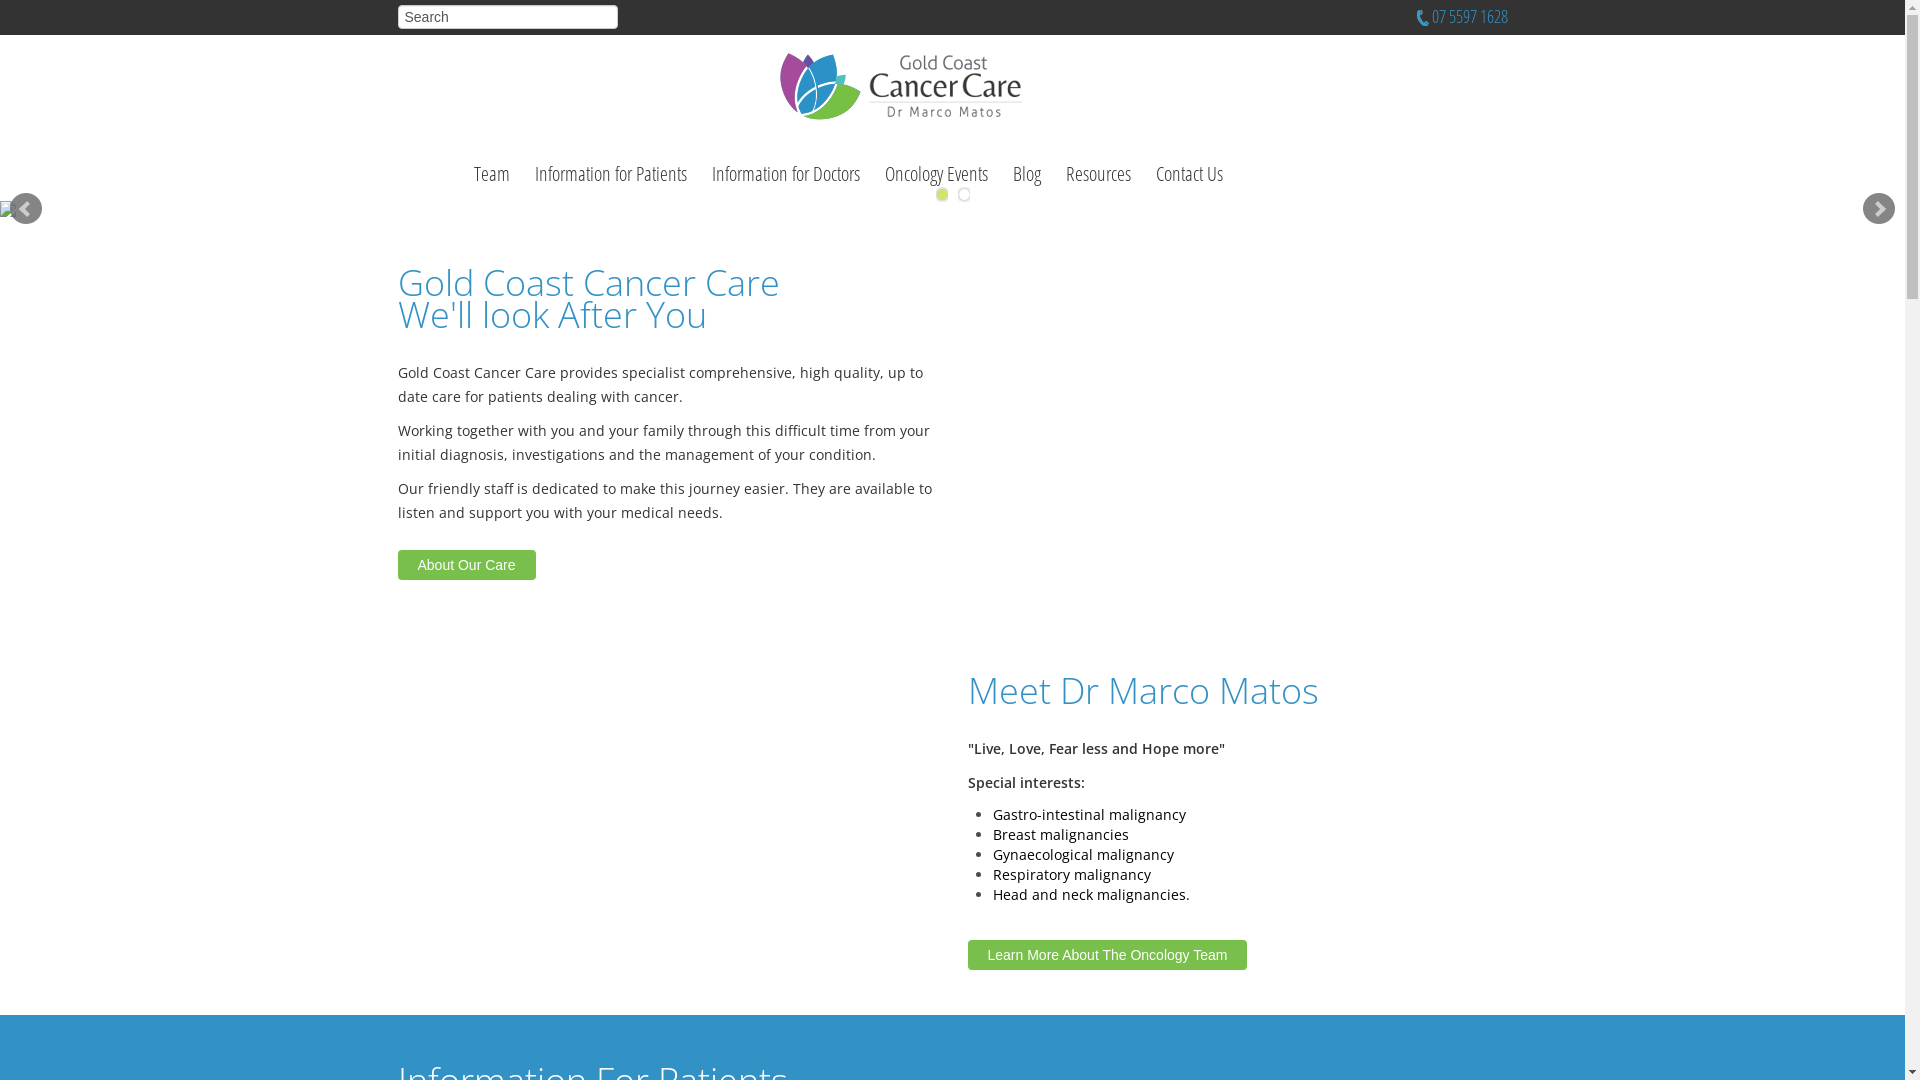  What do you see at coordinates (491, 172) in the screenshot?
I see `'Team'` at bounding box center [491, 172].